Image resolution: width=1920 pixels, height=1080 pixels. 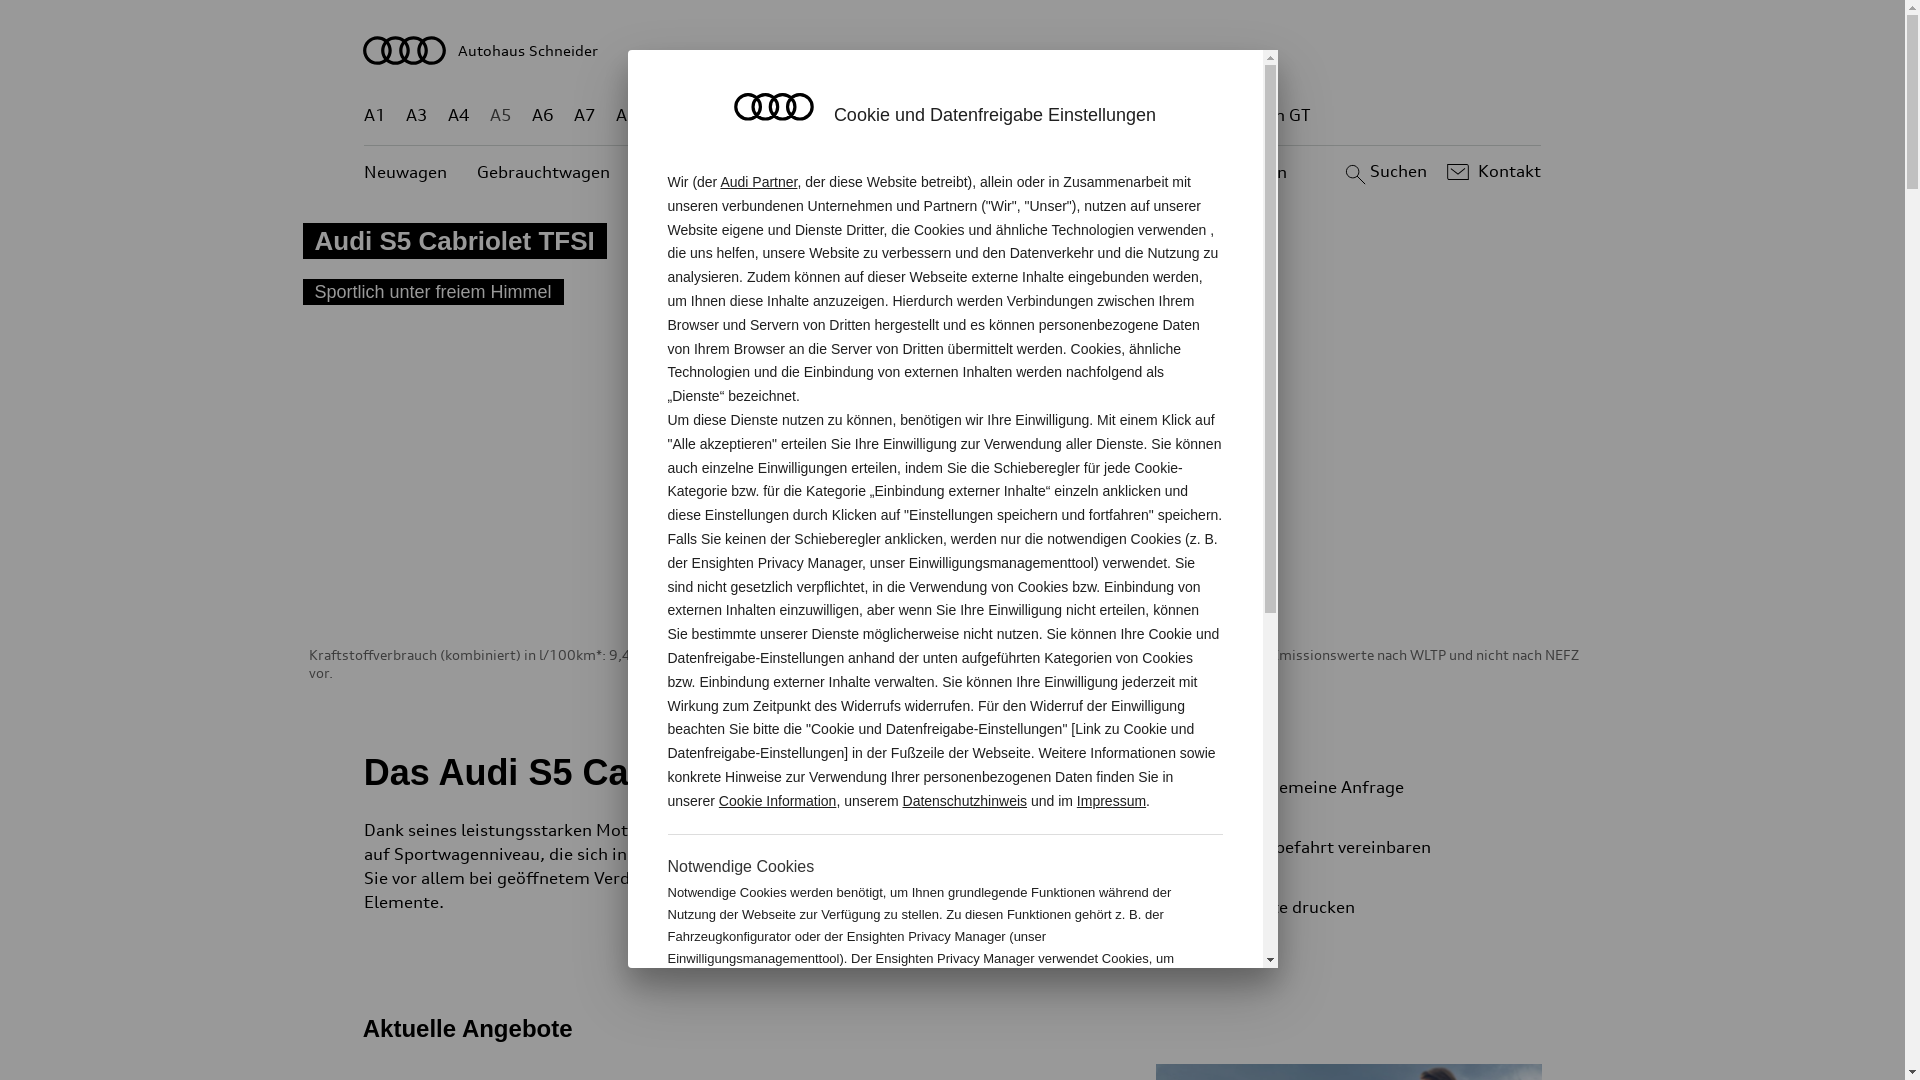 What do you see at coordinates (1441, 171) in the screenshot?
I see `'Kontakt'` at bounding box center [1441, 171].